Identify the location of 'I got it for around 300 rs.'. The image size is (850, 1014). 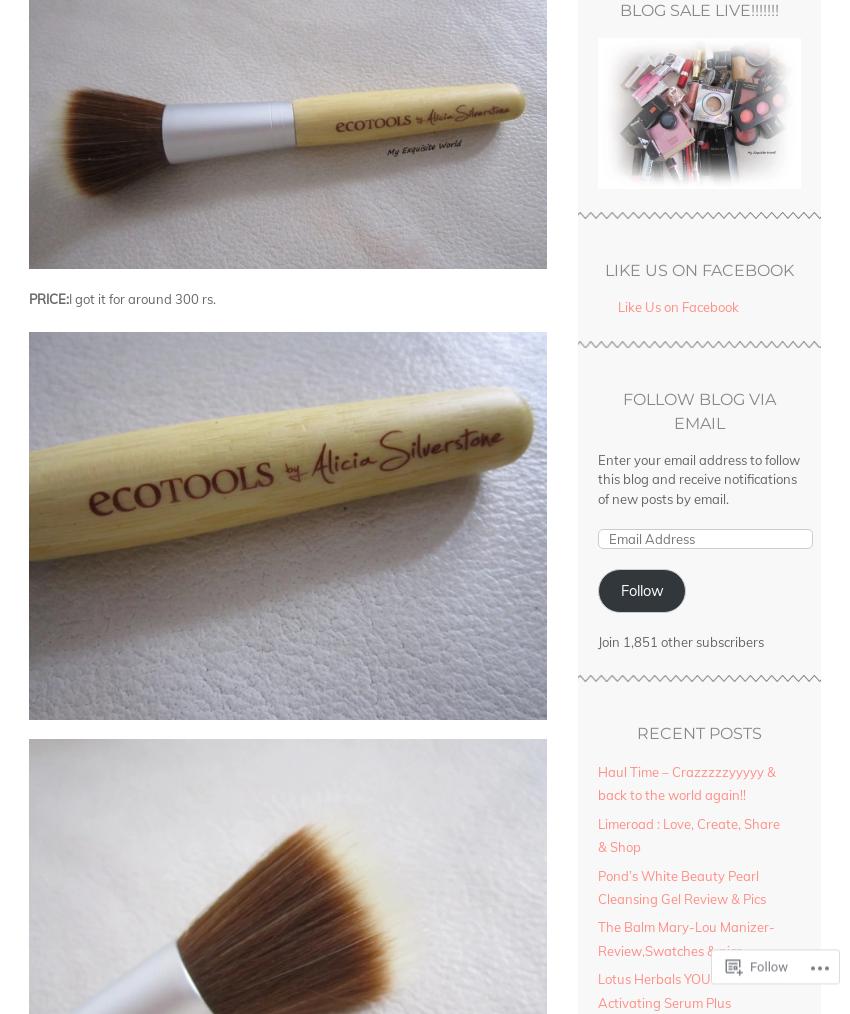
(142, 299).